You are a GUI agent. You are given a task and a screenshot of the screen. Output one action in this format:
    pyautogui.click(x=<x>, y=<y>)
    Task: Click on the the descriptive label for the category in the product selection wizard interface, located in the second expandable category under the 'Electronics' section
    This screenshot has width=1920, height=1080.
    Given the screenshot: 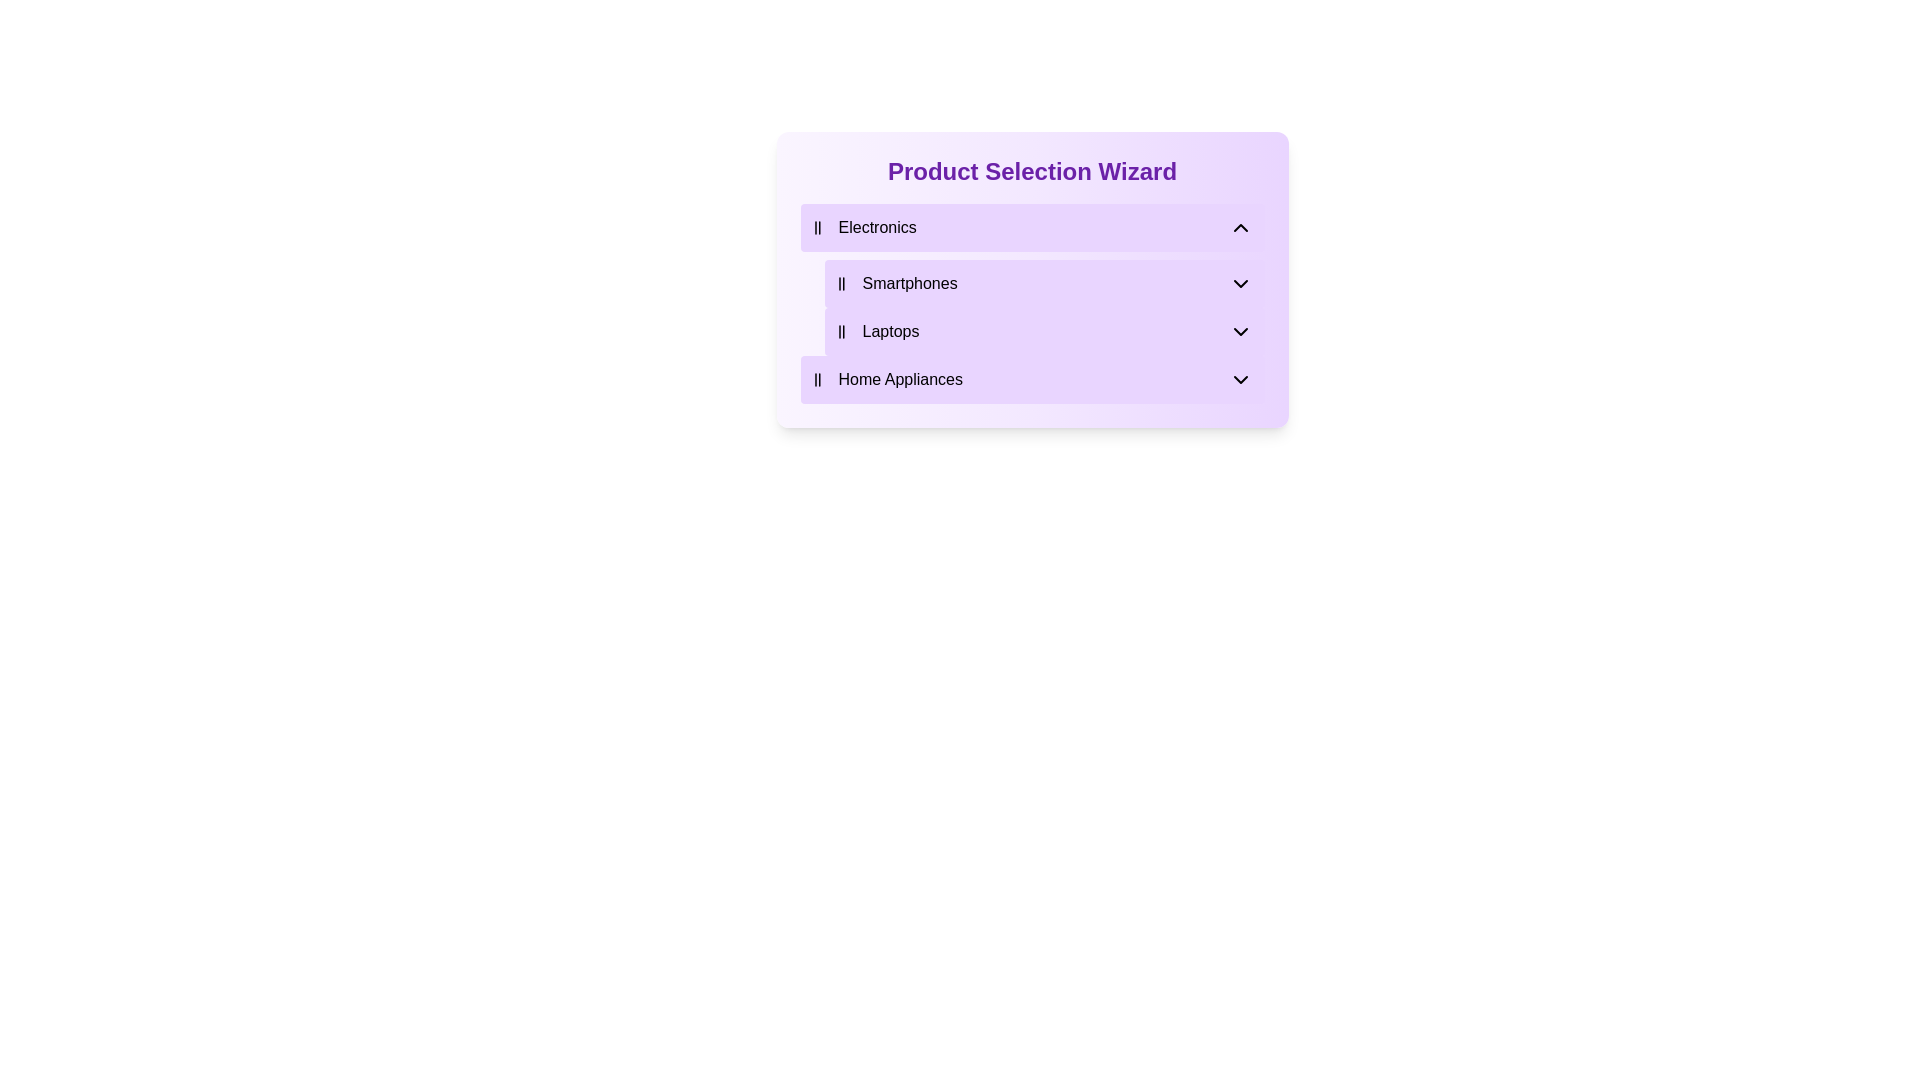 What is the action you would take?
    pyautogui.click(x=909, y=284)
    